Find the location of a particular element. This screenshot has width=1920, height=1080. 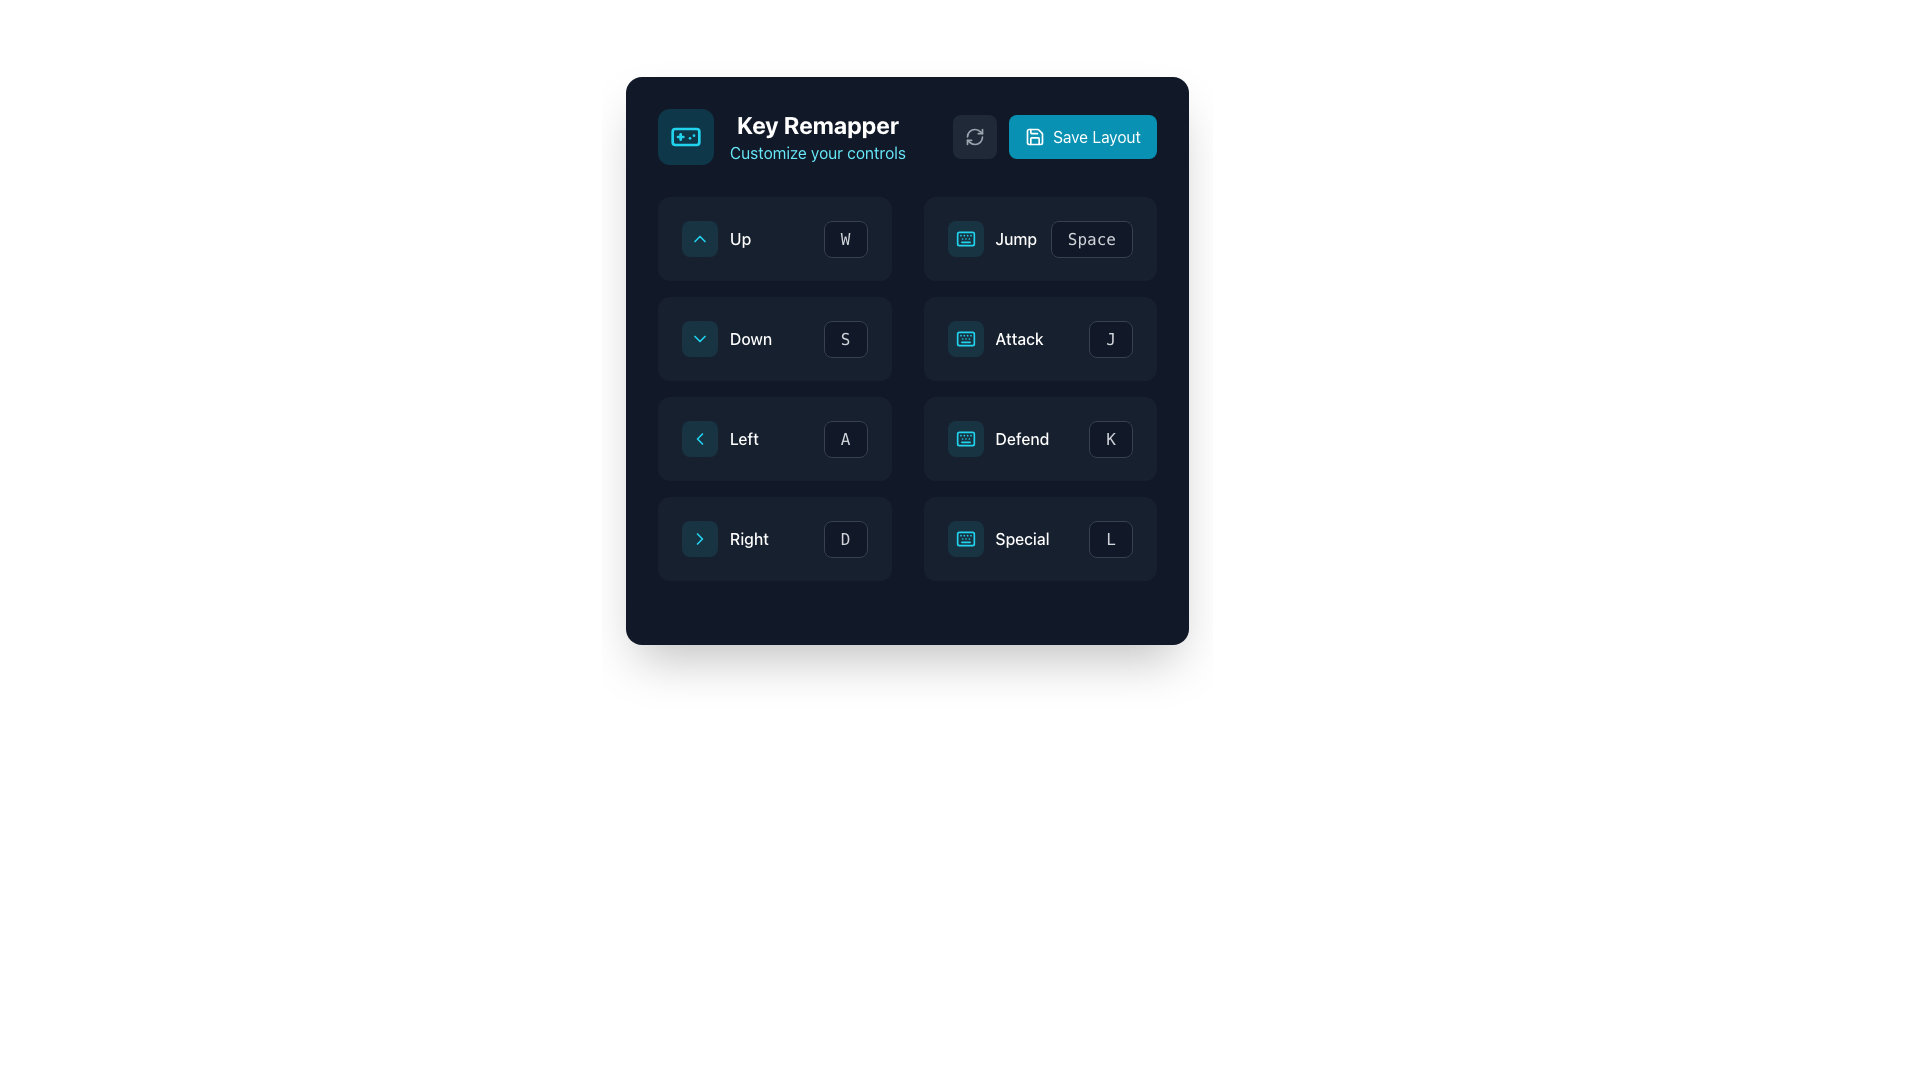

the cyan-colored button with rounded edges that contains a keyboard icon, located in the control layout section, aligned with the 'Defend' label to its right is located at coordinates (965, 438).